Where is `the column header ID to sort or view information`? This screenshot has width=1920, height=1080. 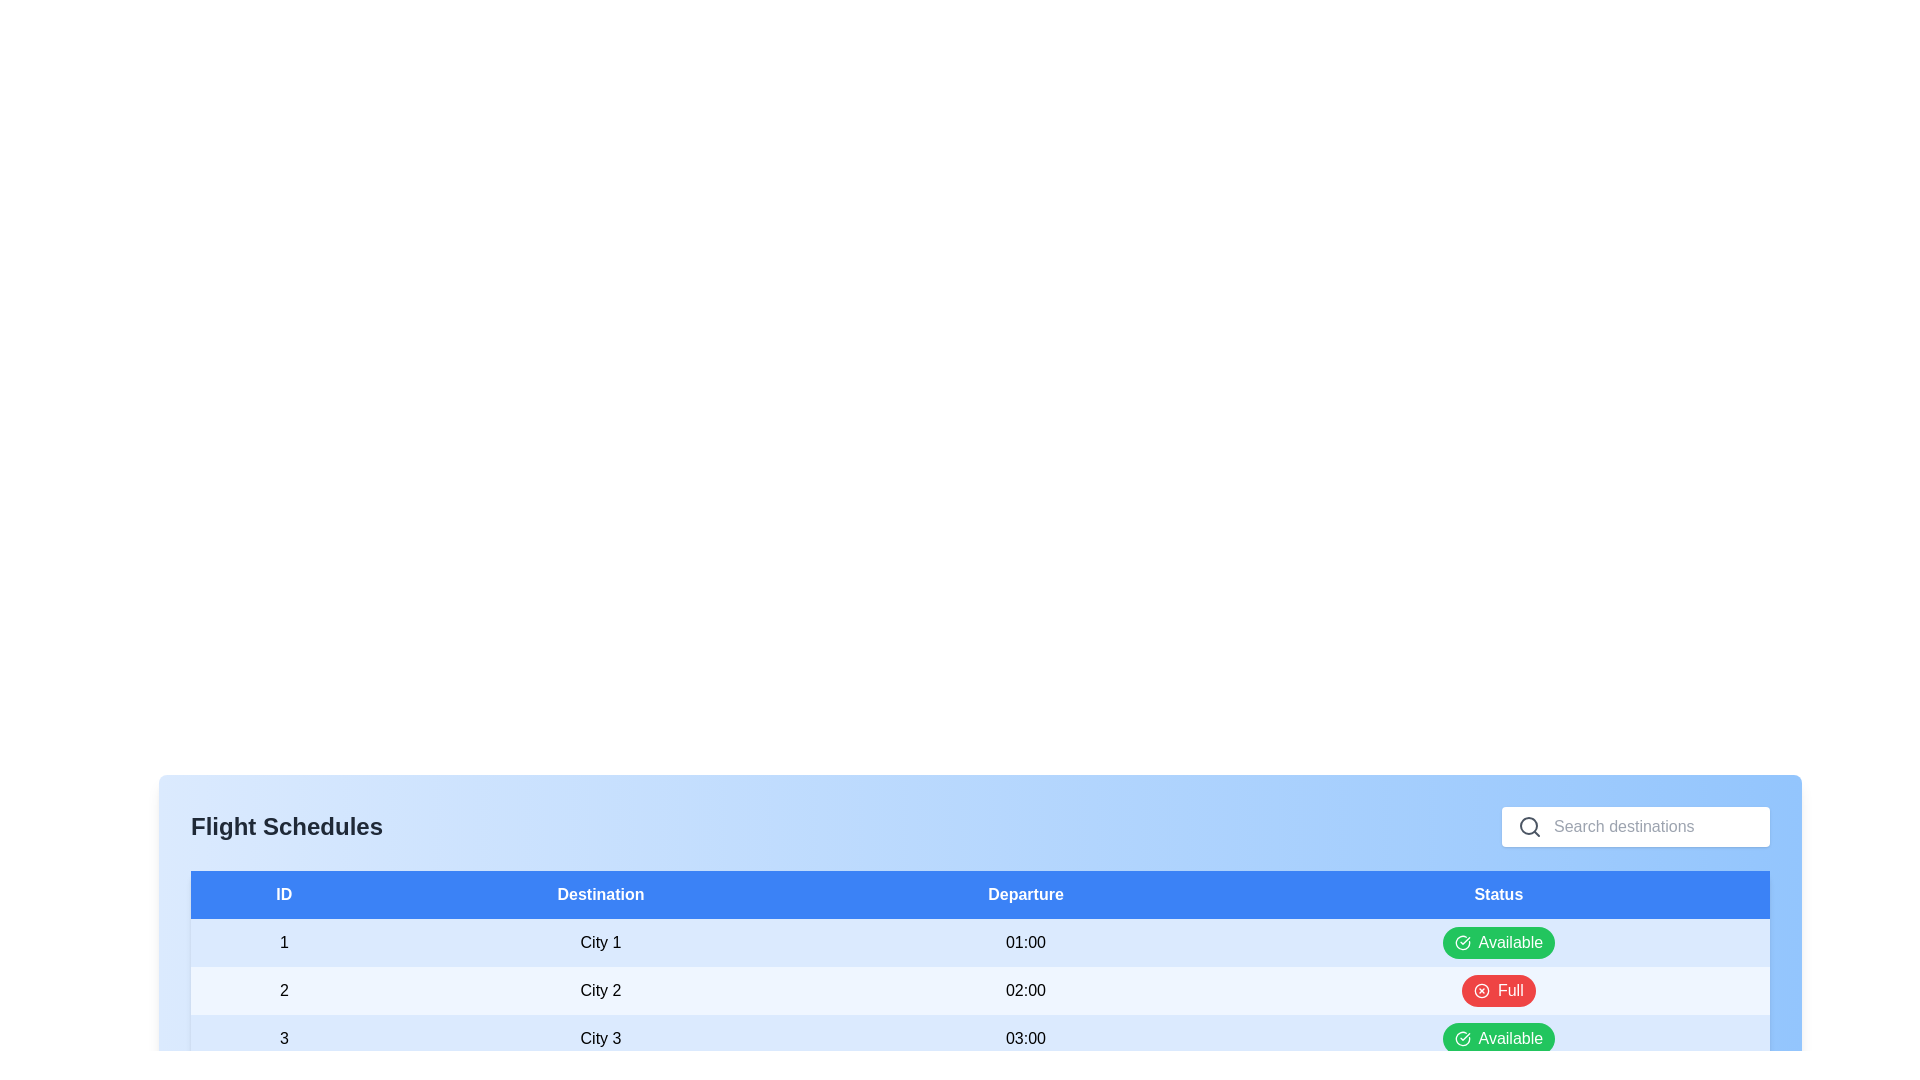
the column header ID to sort or view information is located at coordinates (282, 893).